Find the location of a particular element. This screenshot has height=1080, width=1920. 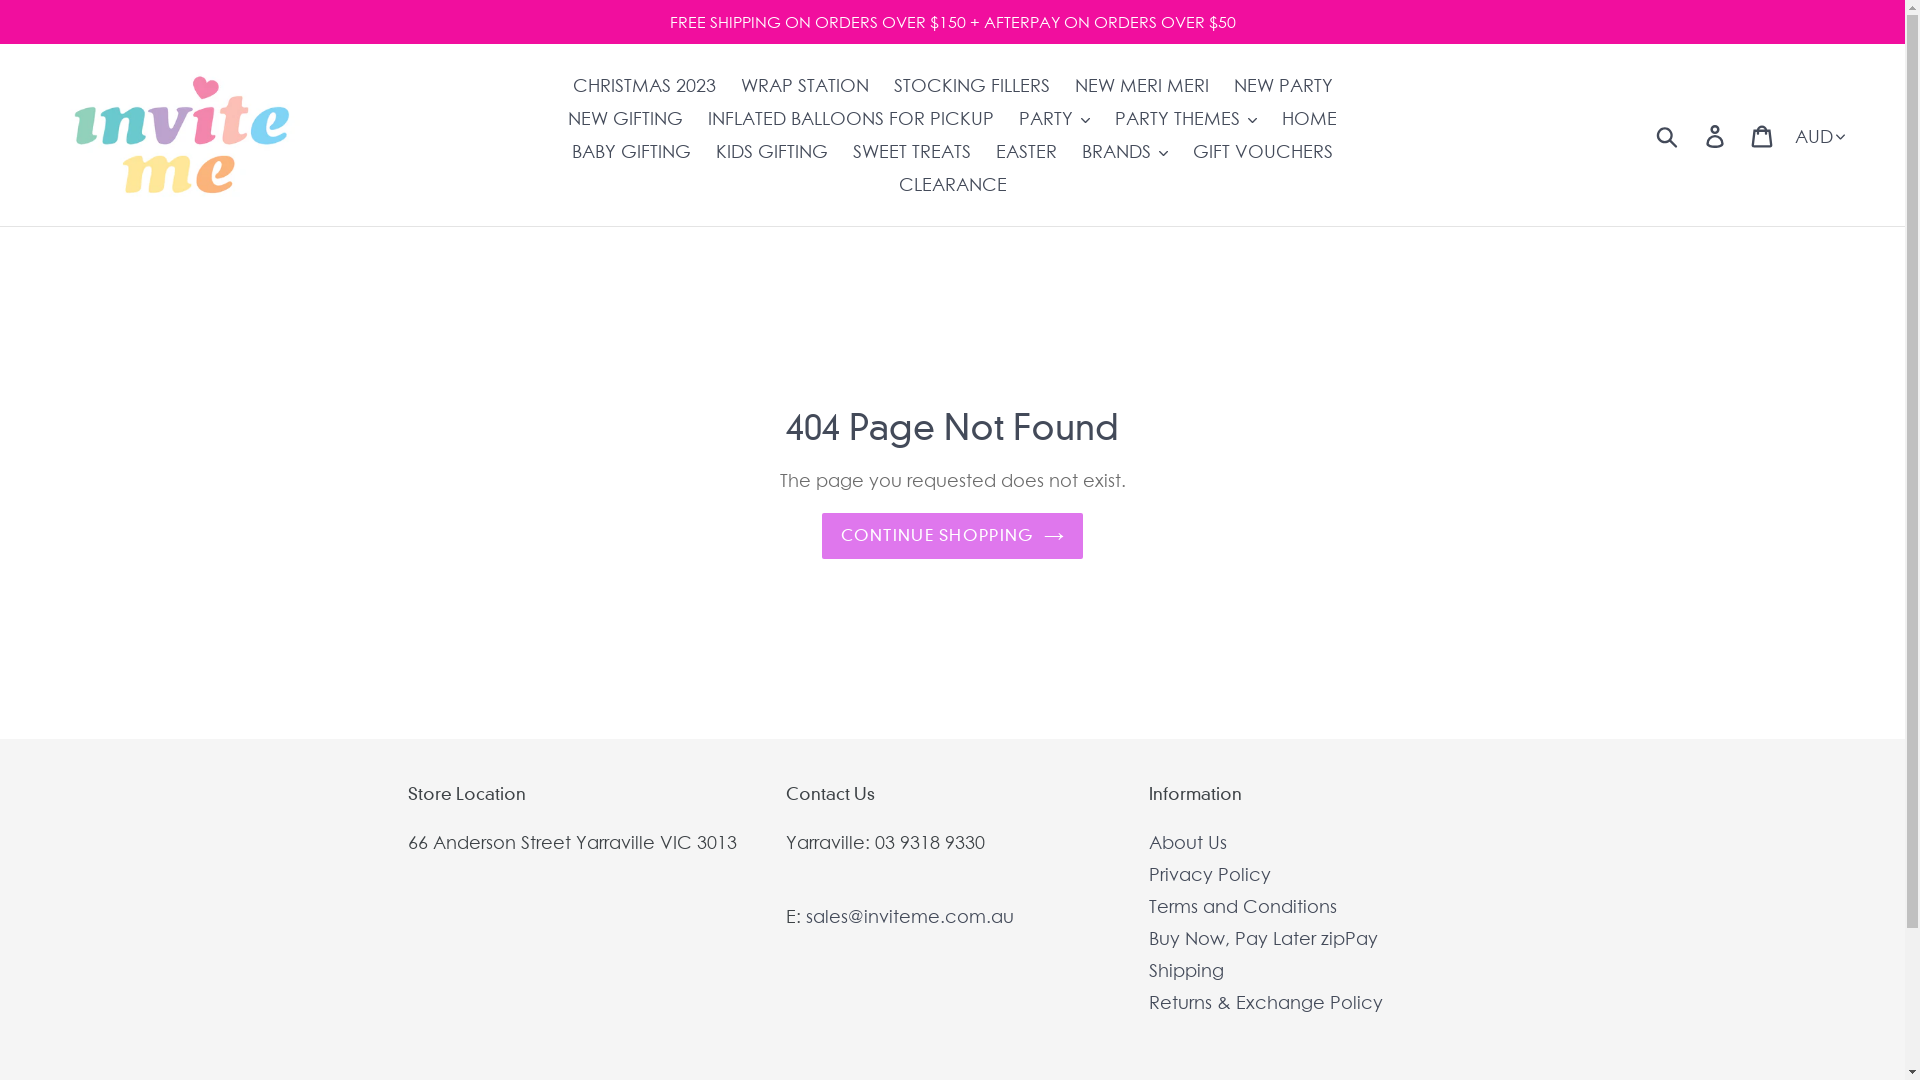

'Shipping' is located at coordinates (1186, 969).